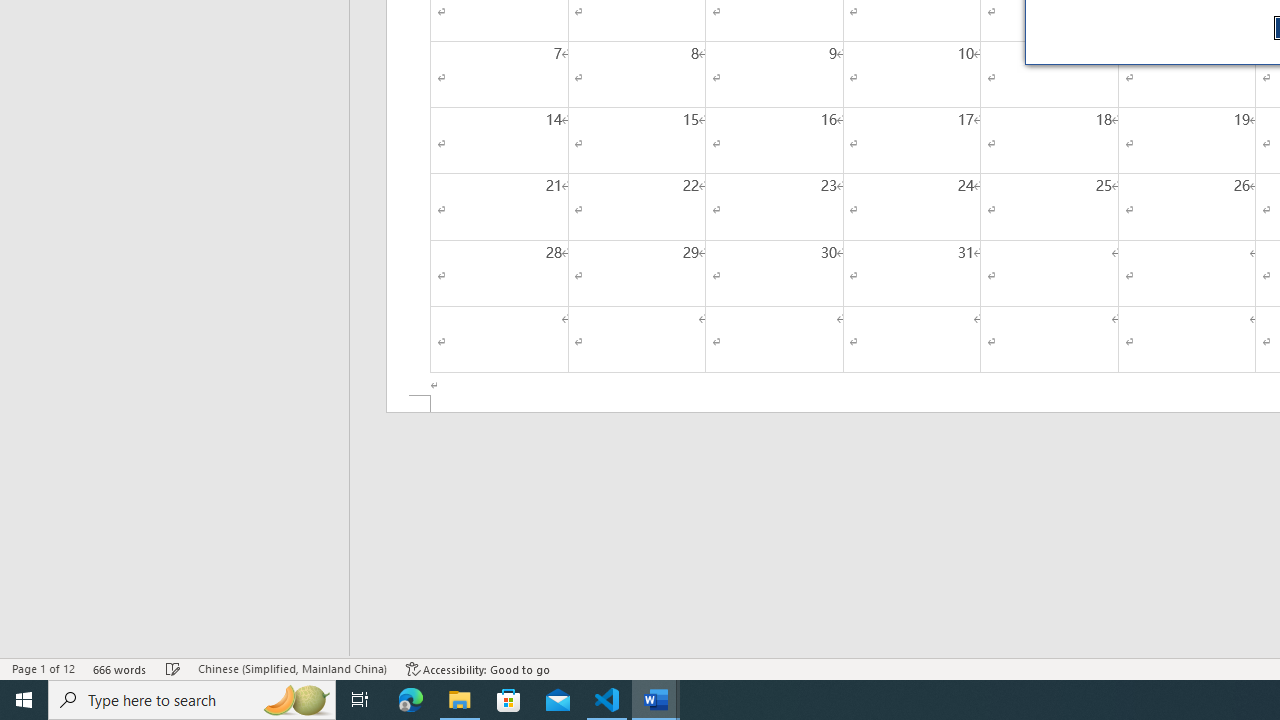 This screenshot has width=1280, height=720. Describe the element at coordinates (24, 698) in the screenshot. I see `'Start'` at that location.